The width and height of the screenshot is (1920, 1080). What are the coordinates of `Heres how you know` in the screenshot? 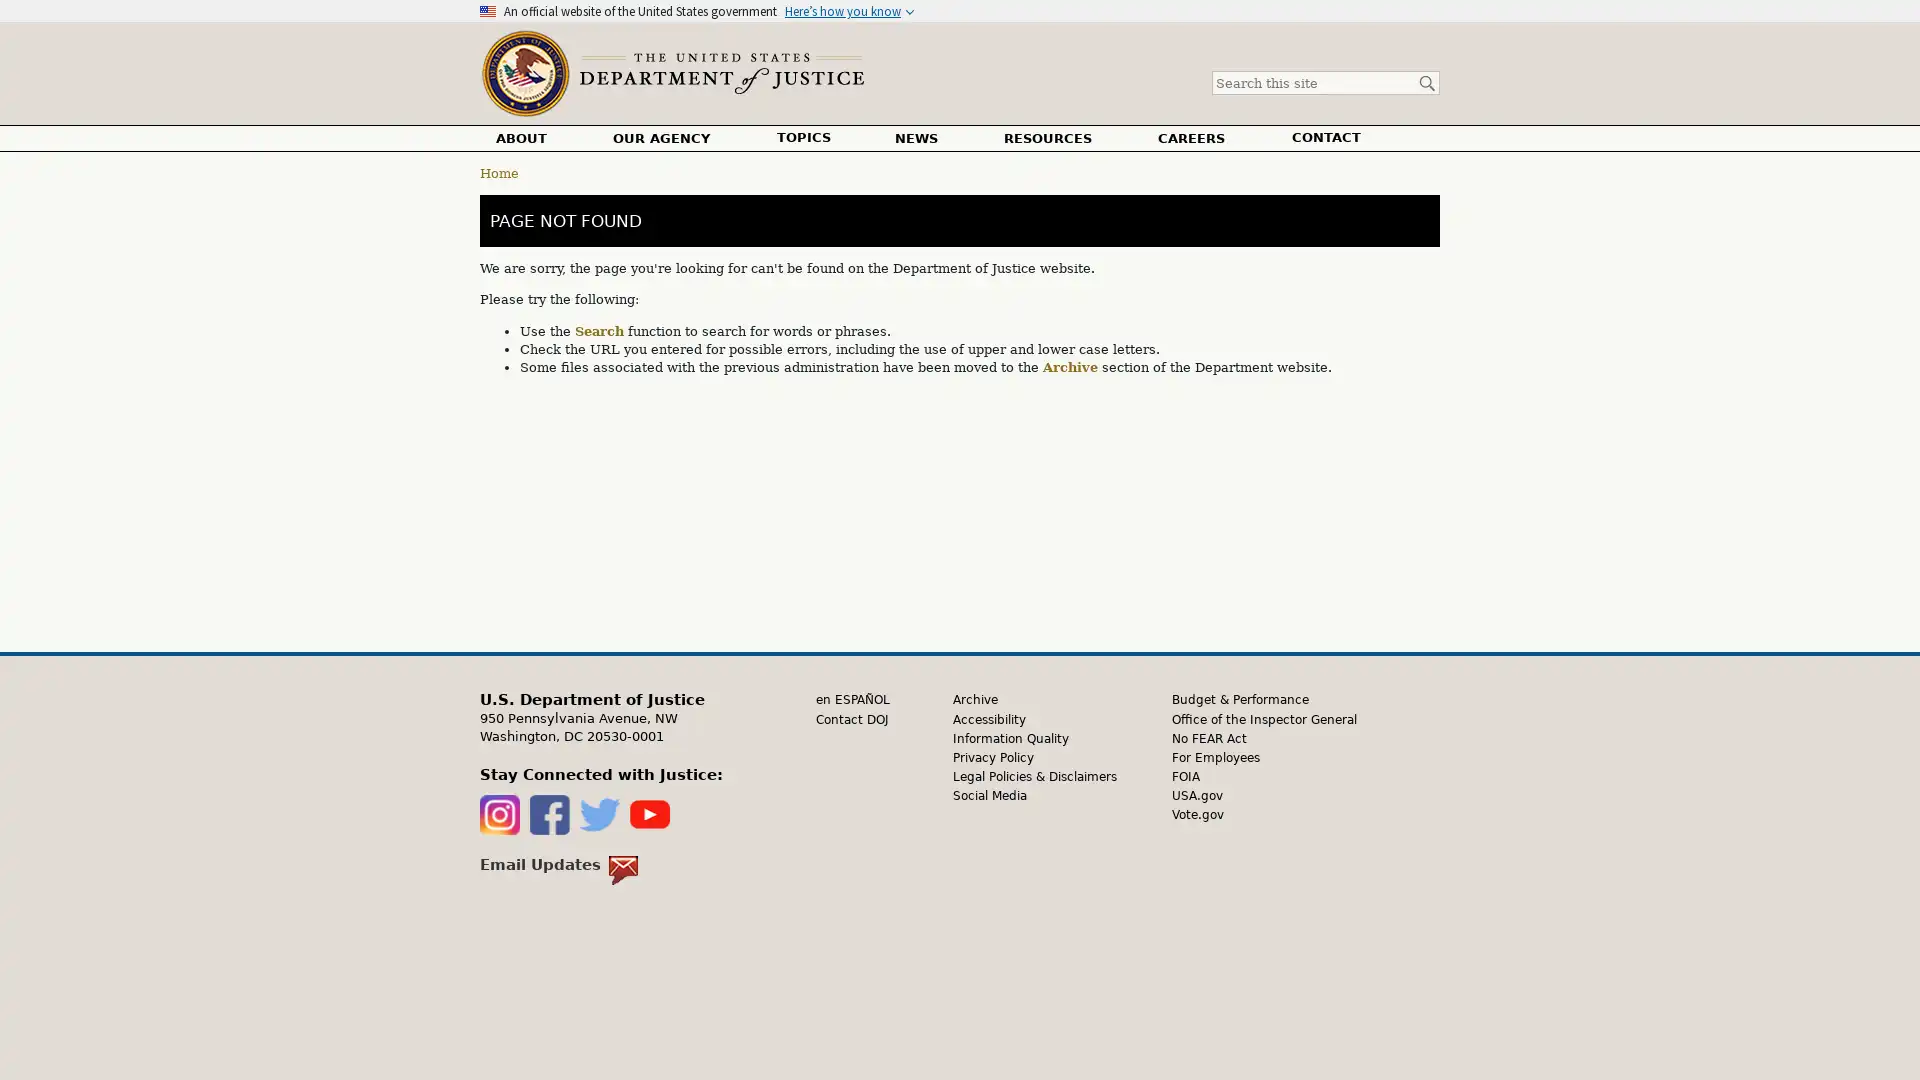 It's located at (849, 11).